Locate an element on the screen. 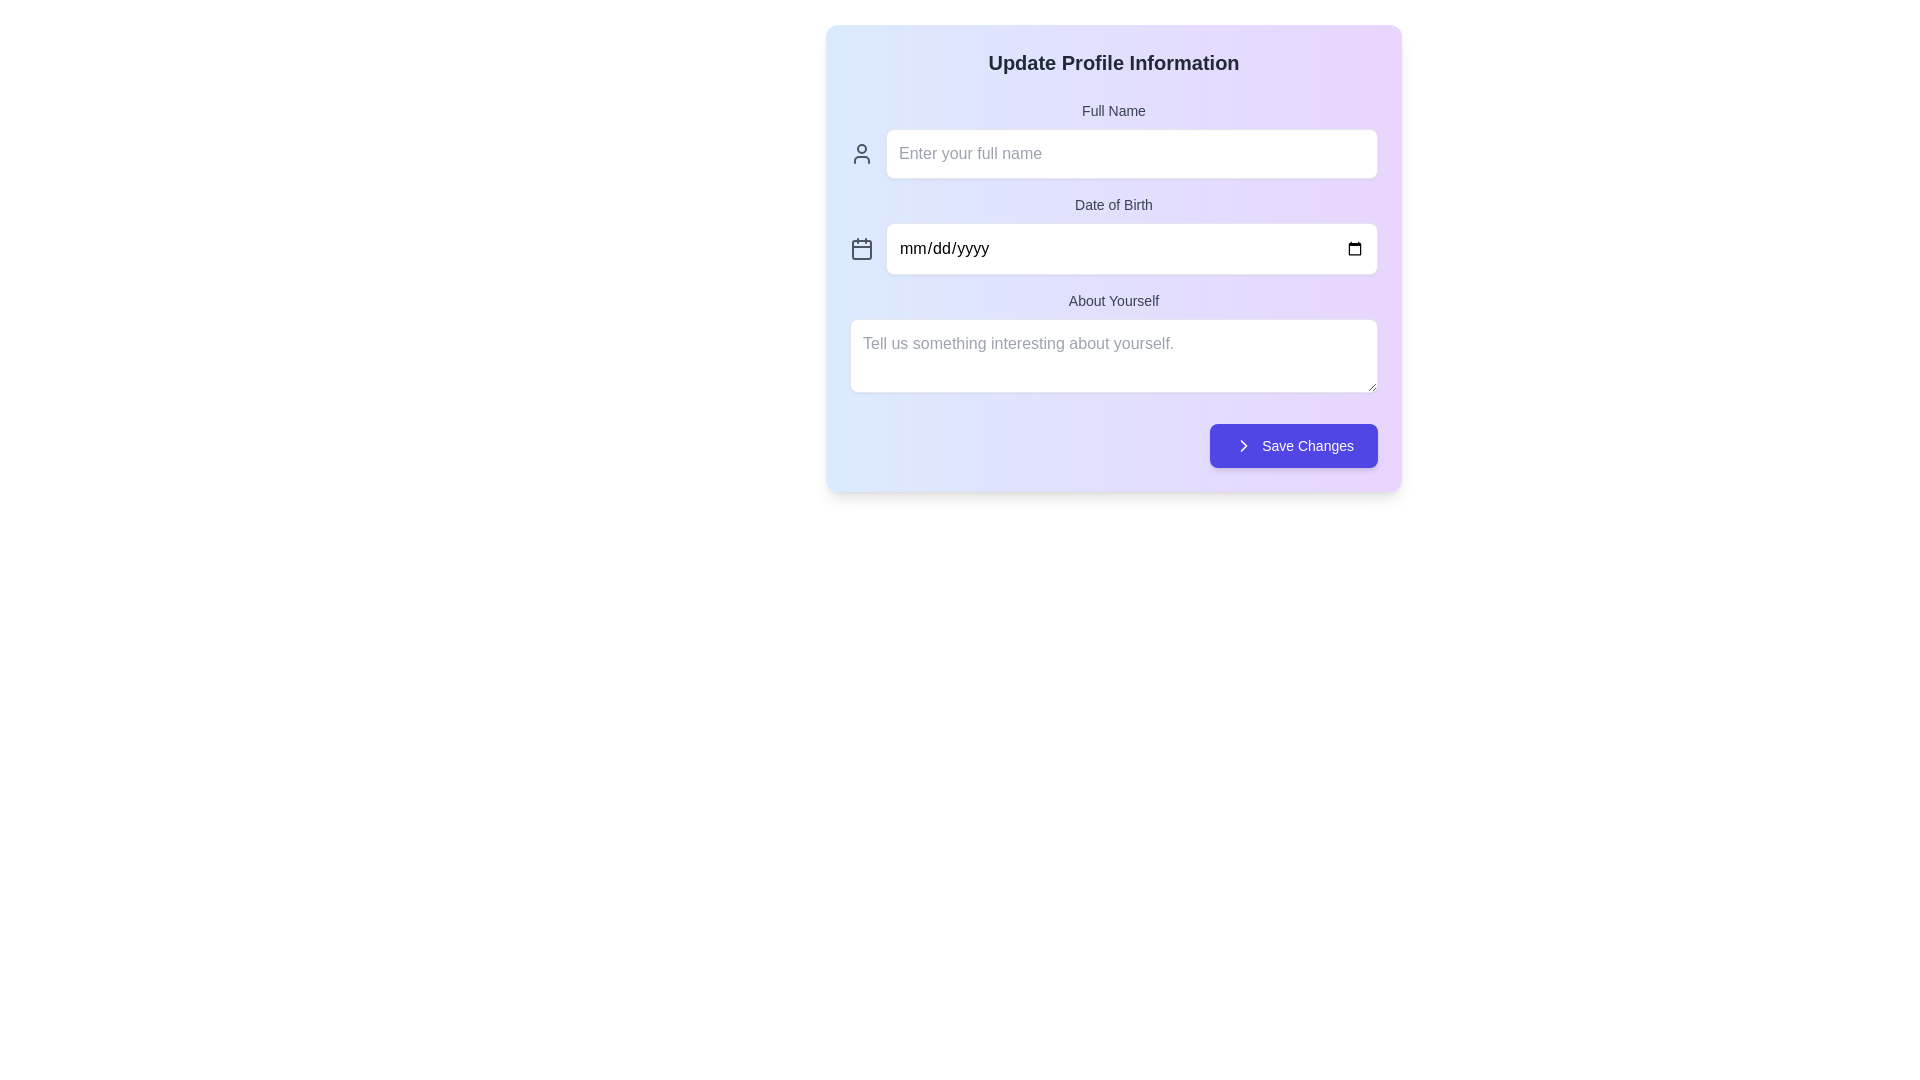 Image resolution: width=1920 pixels, height=1080 pixels. the small gray calendar icon located under the 'Date of Birth' label, positioned to the left of the date input field is located at coordinates (862, 248).